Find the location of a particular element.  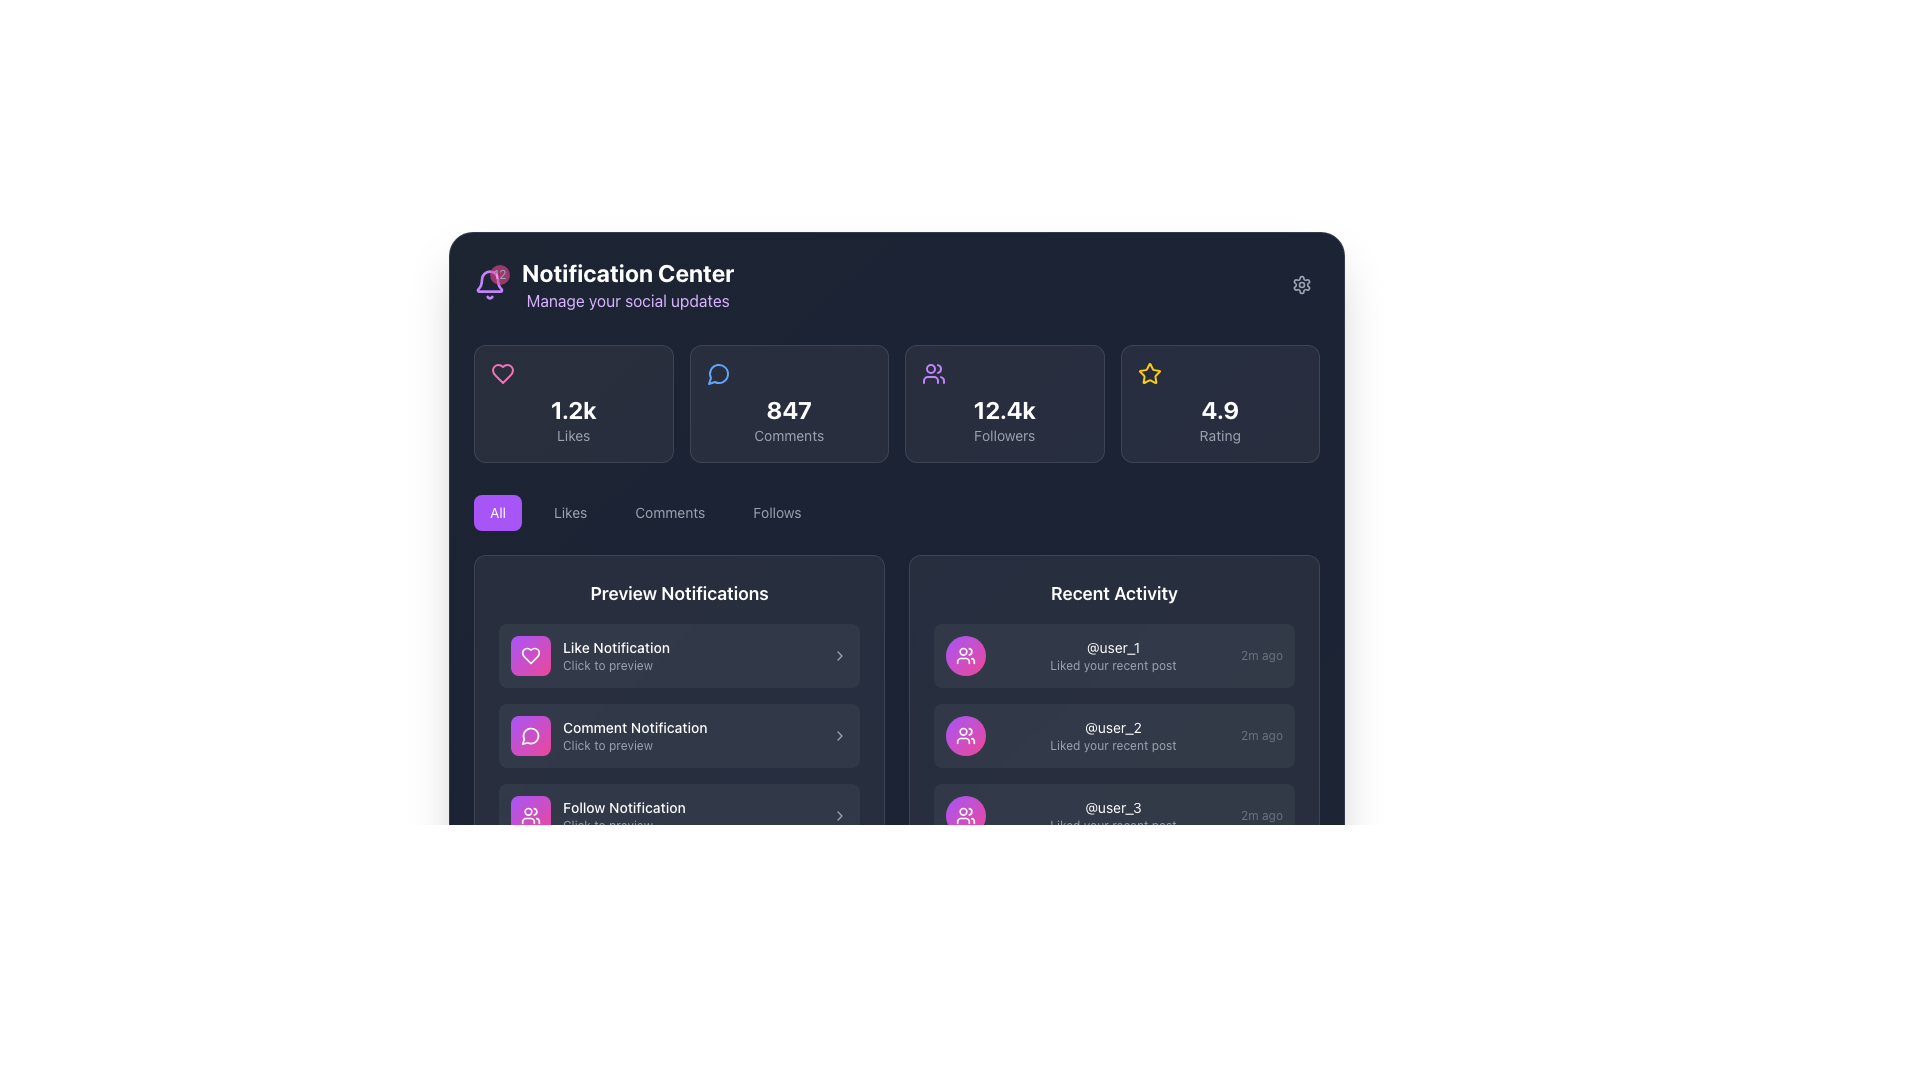

the rounded rectangular button with a purple background and white text that reads 'All' is located at coordinates (498, 512).